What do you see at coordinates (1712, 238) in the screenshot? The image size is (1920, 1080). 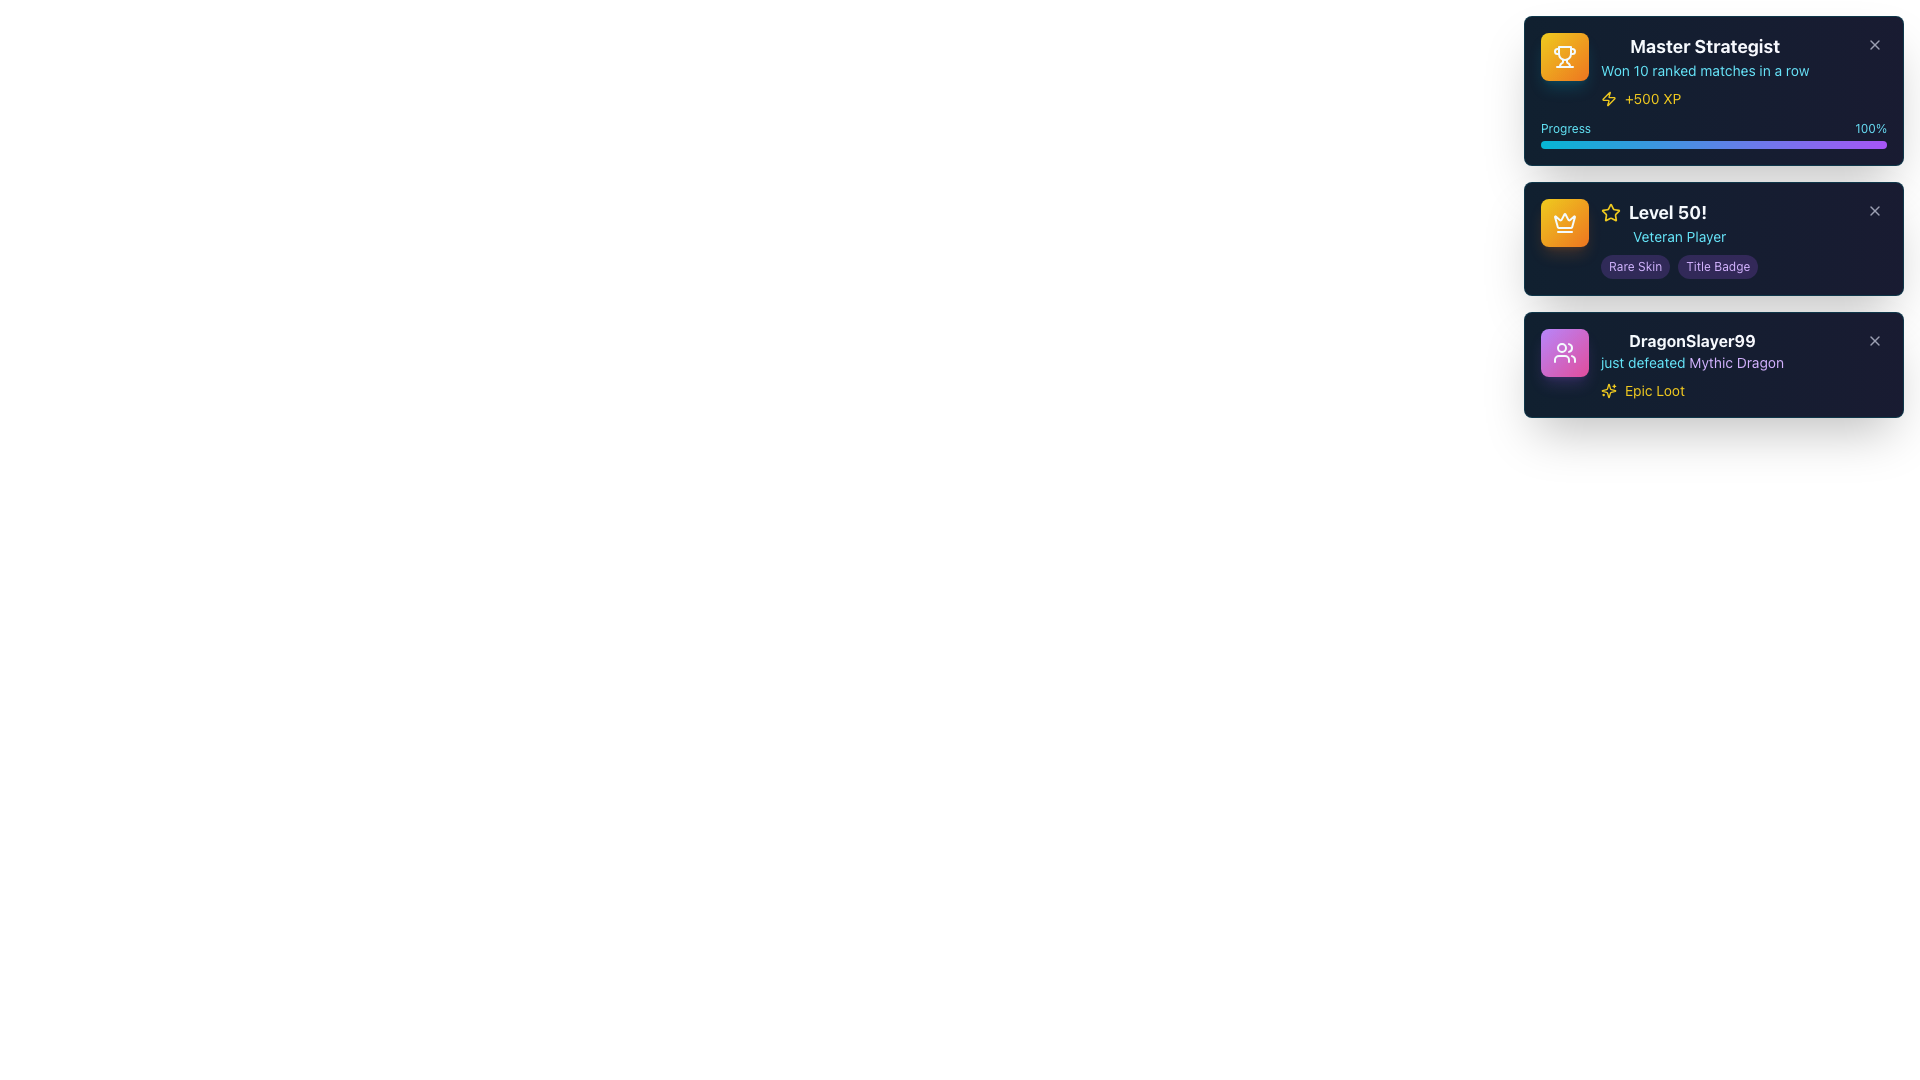 I see `the Notification Card located between the 'Master Strategist' card and the 'DragonSlayer99' card in the top-right corner of the interface` at bounding box center [1712, 238].